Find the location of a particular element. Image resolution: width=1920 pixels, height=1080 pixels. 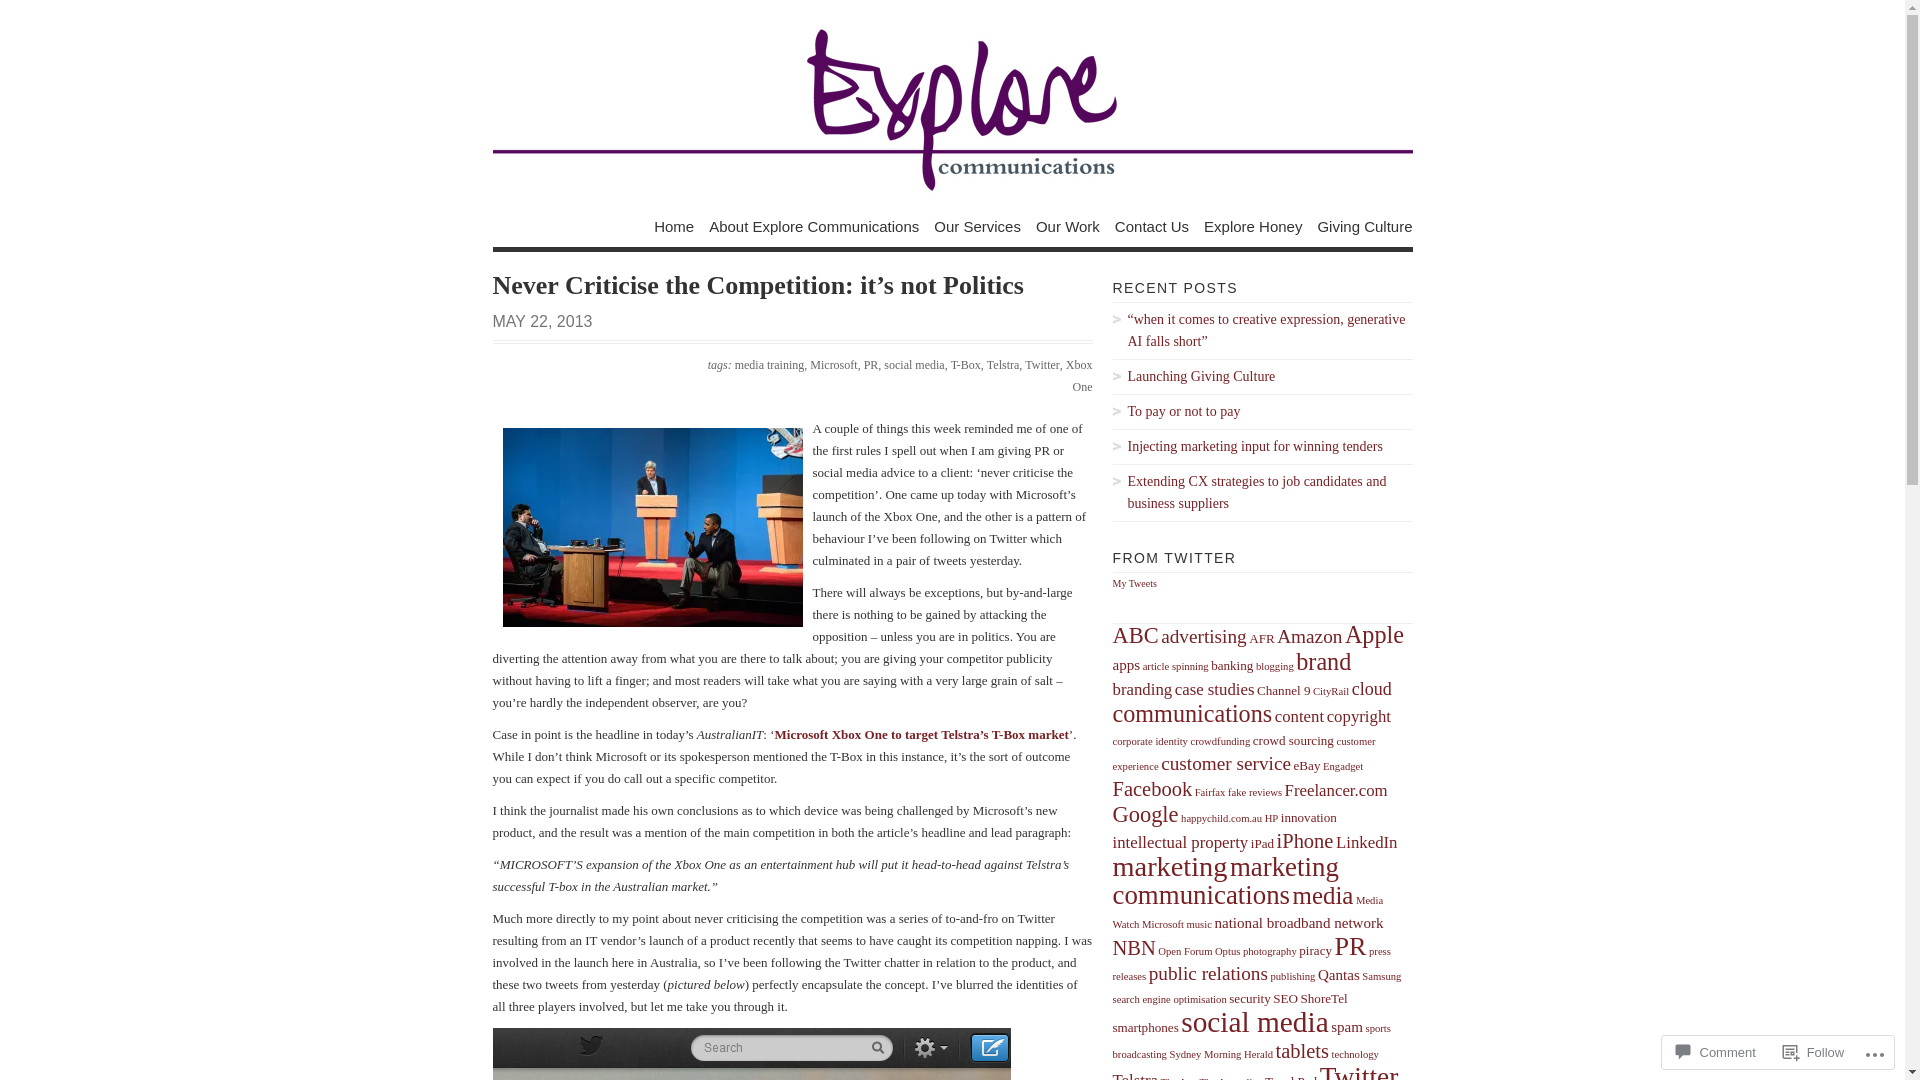

'marketing communications' is located at coordinates (1223, 879).